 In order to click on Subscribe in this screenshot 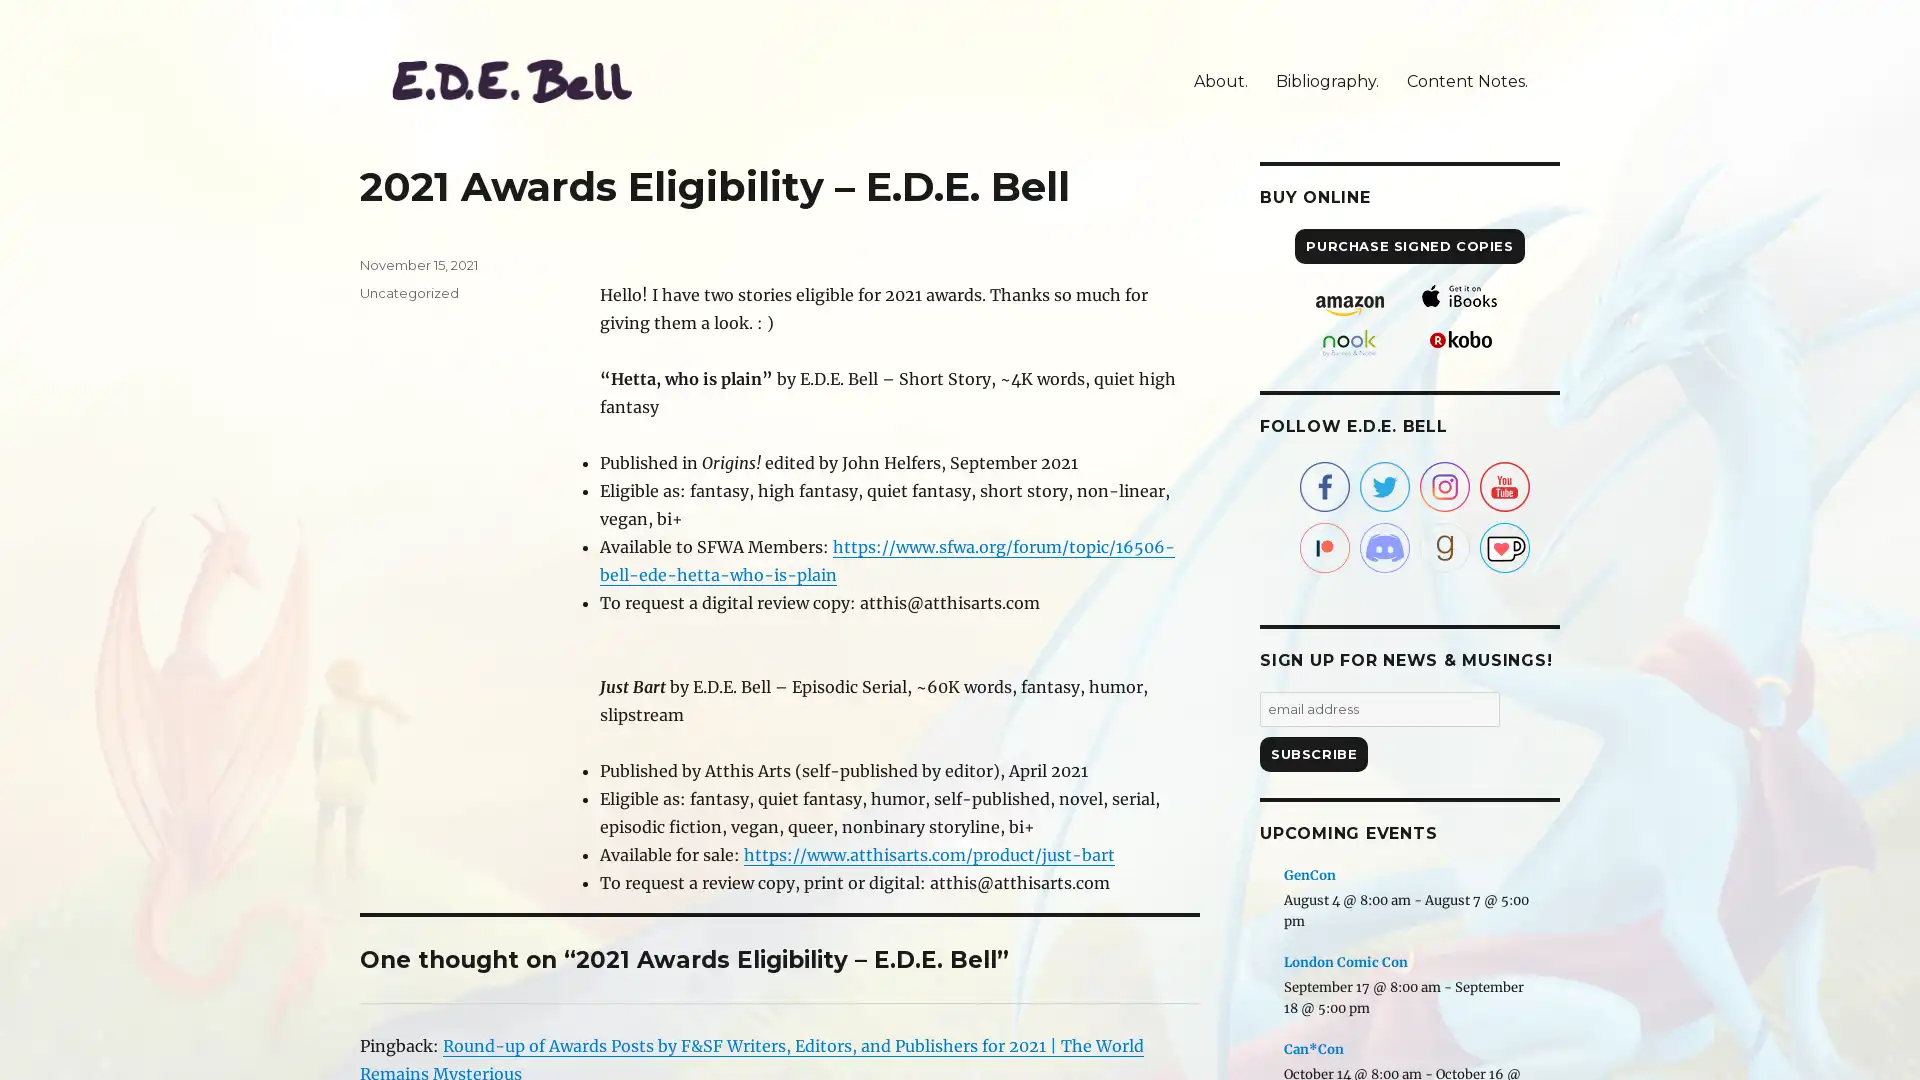, I will do `click(1314, 754)`.